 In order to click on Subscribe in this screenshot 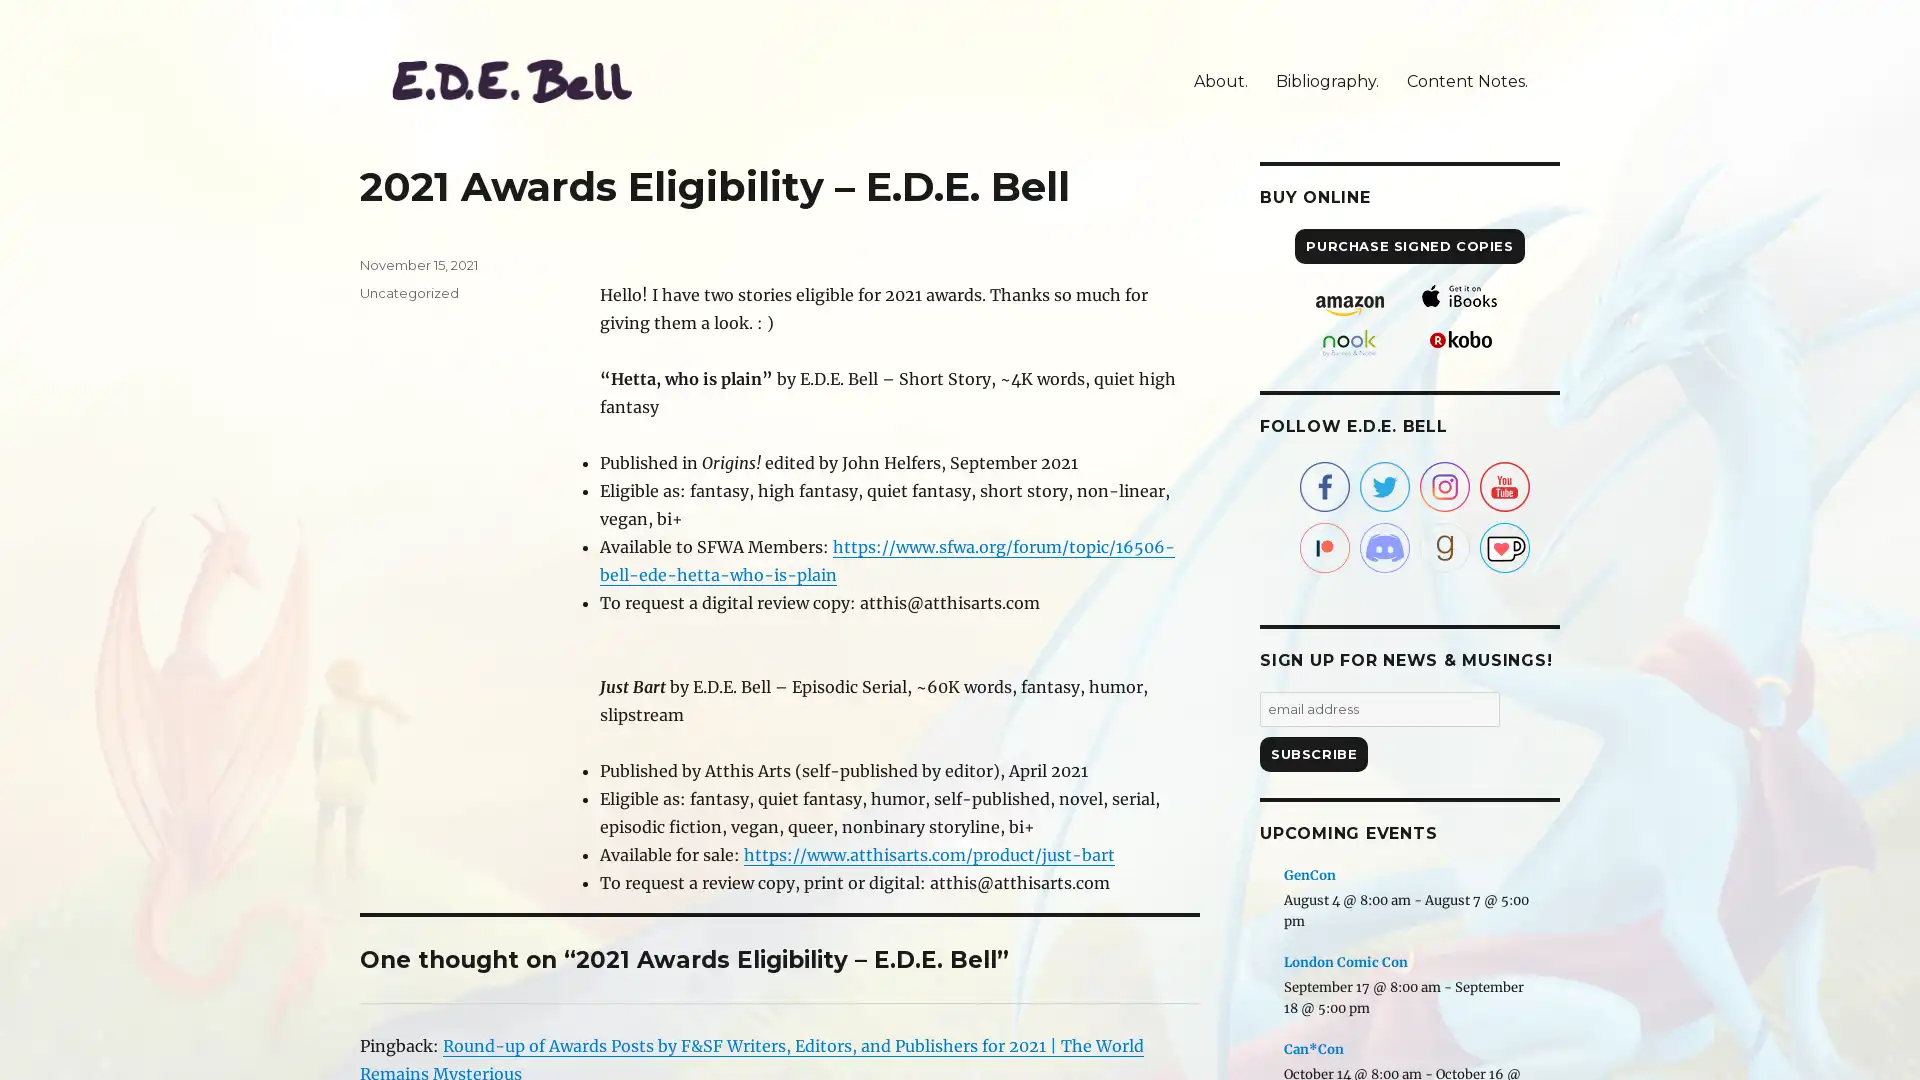, I will do `click(1314, 754)`.